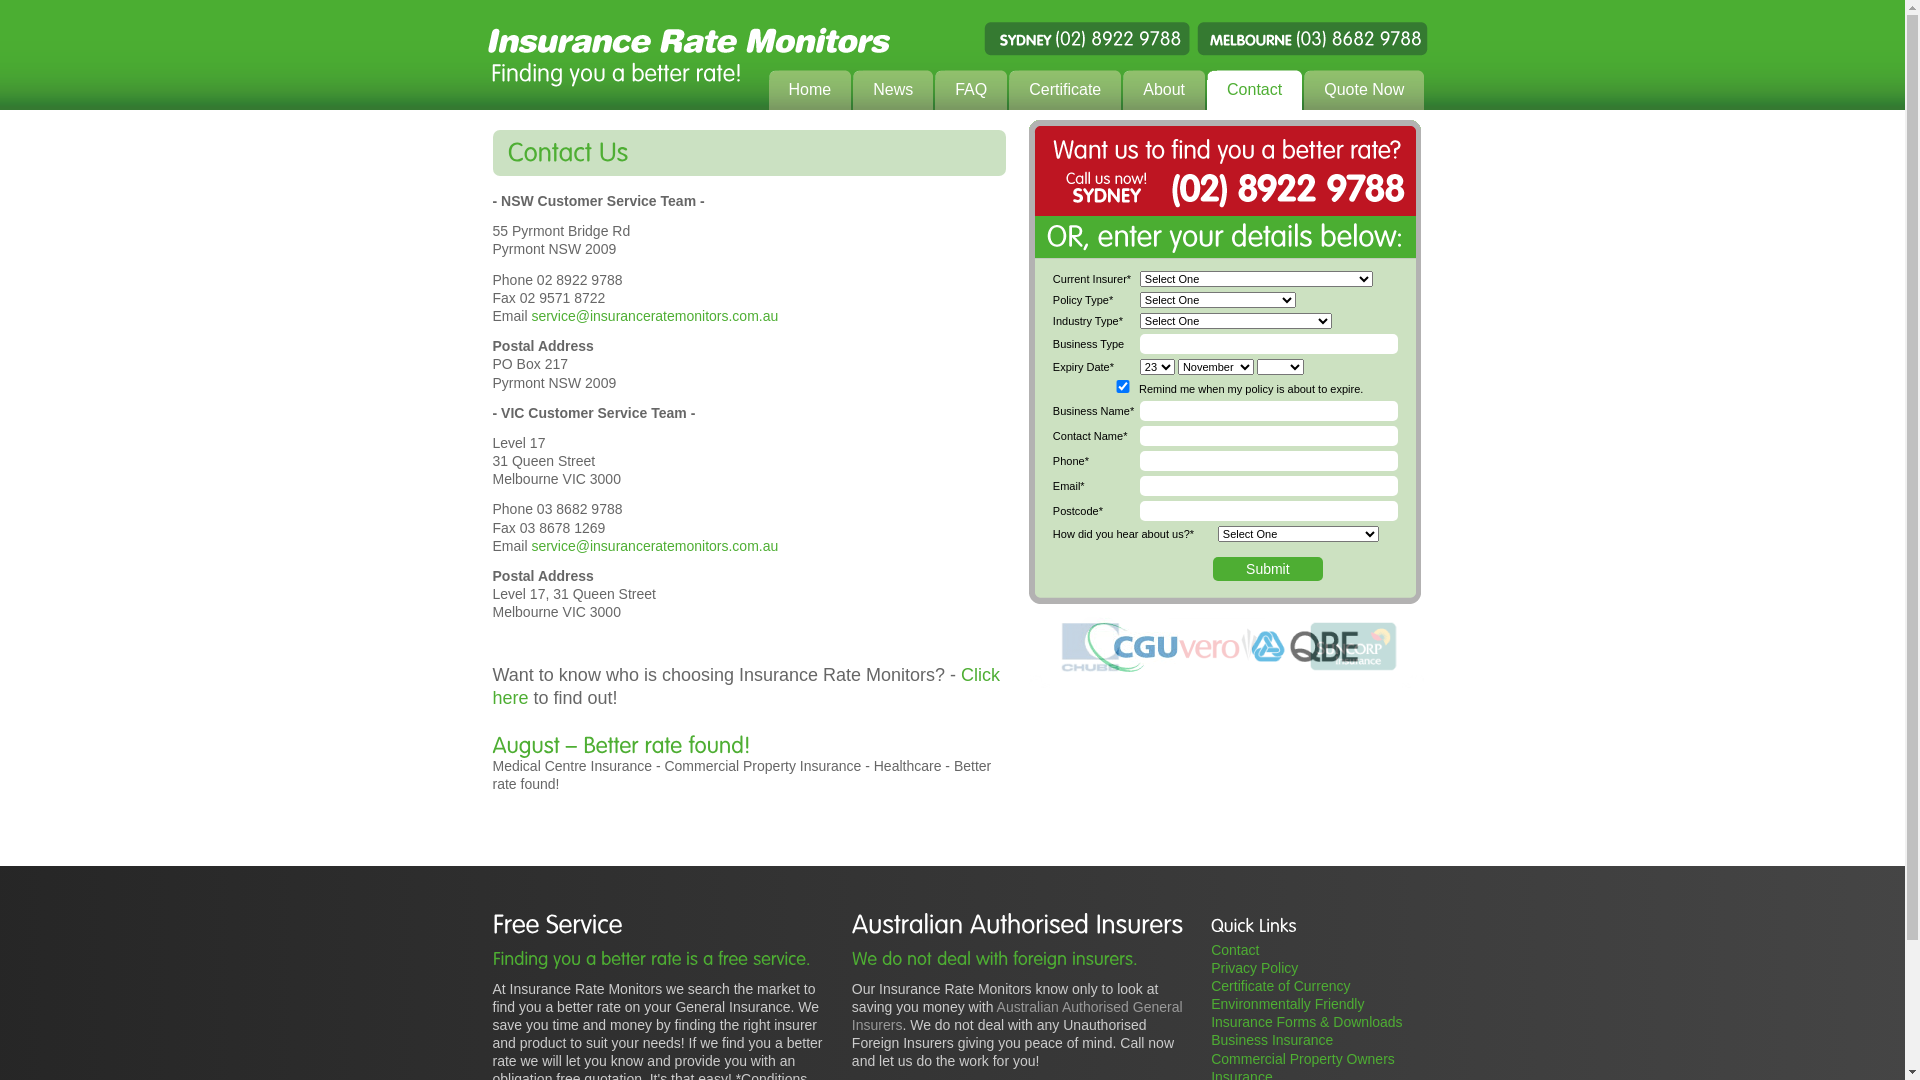 The height and width of the screenshot is (1080, 1920). I want to click on 'Certificate of Currency', so click(1209, 985).